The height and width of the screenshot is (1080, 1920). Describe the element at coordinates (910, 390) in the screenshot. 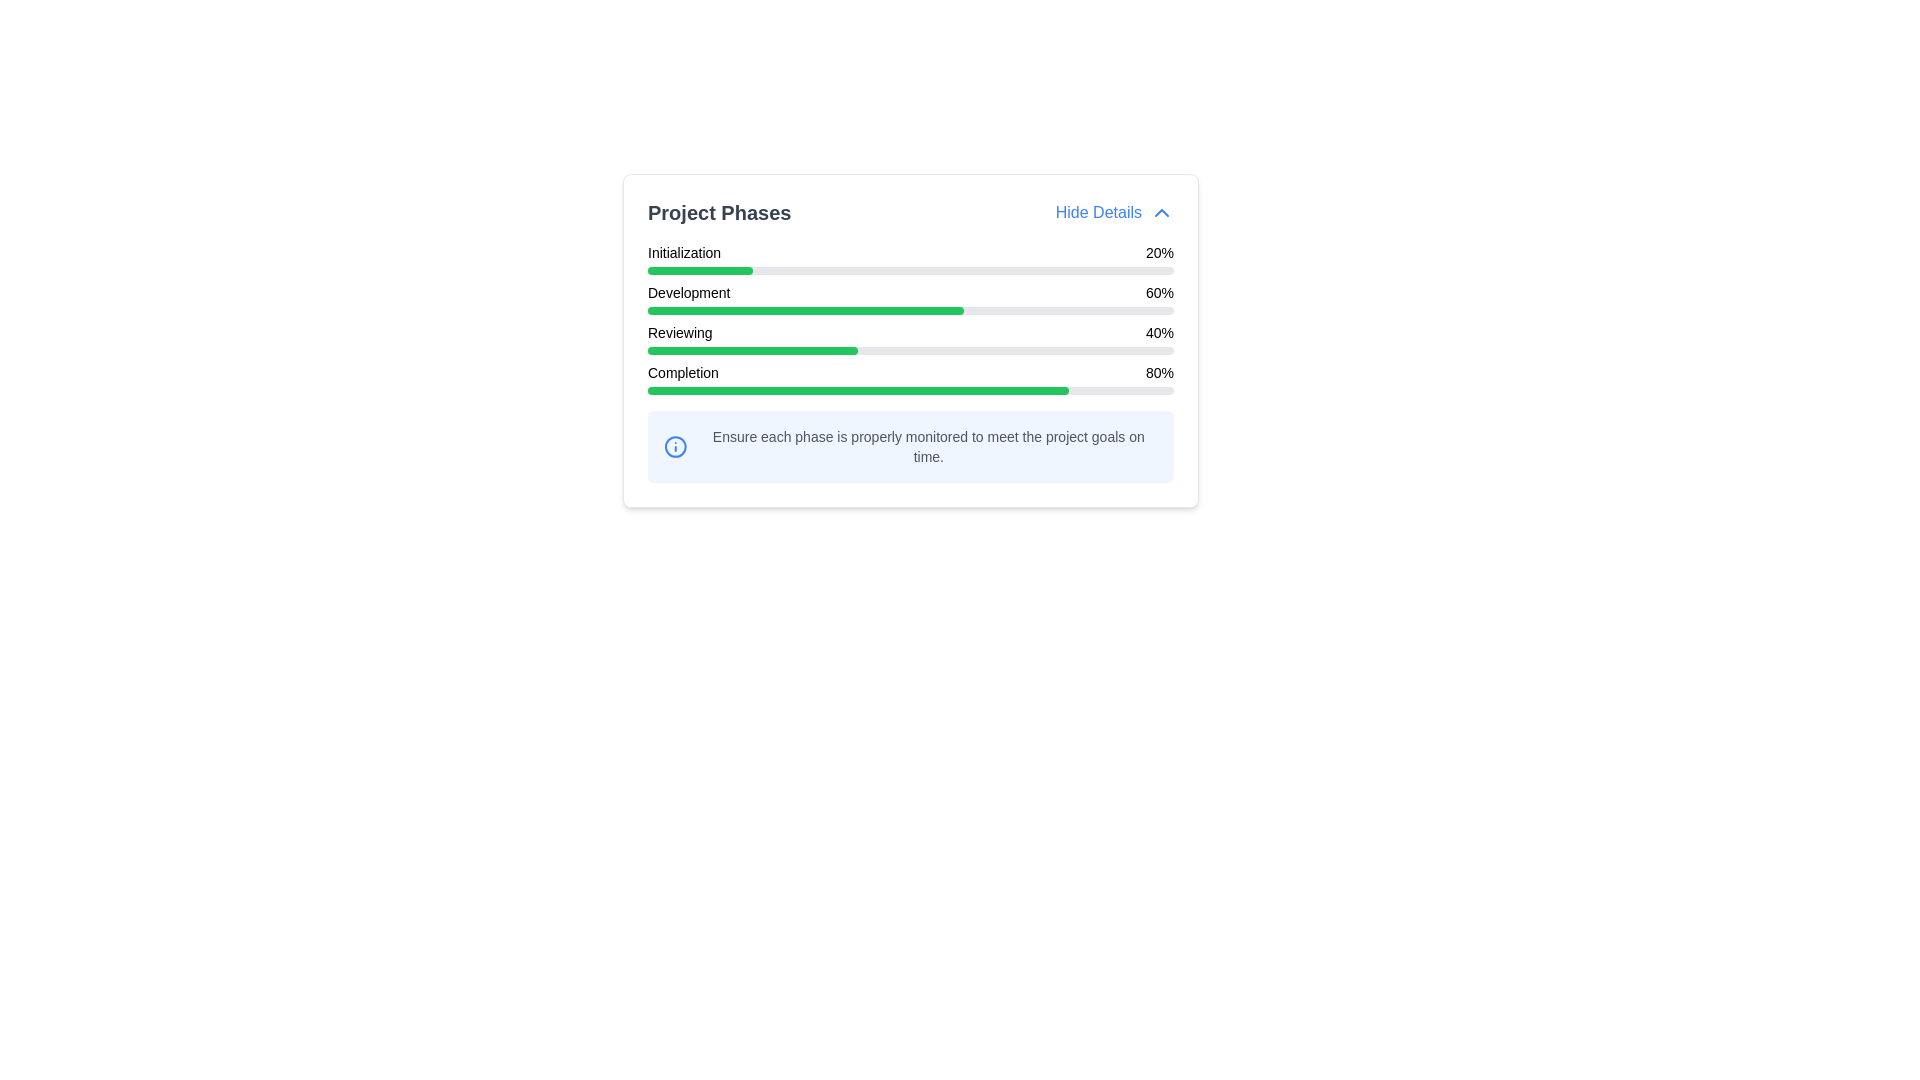

I see `the Progress bar located in the 'Project Phases' card, which visually represents 80% completion with a green section` at that location.